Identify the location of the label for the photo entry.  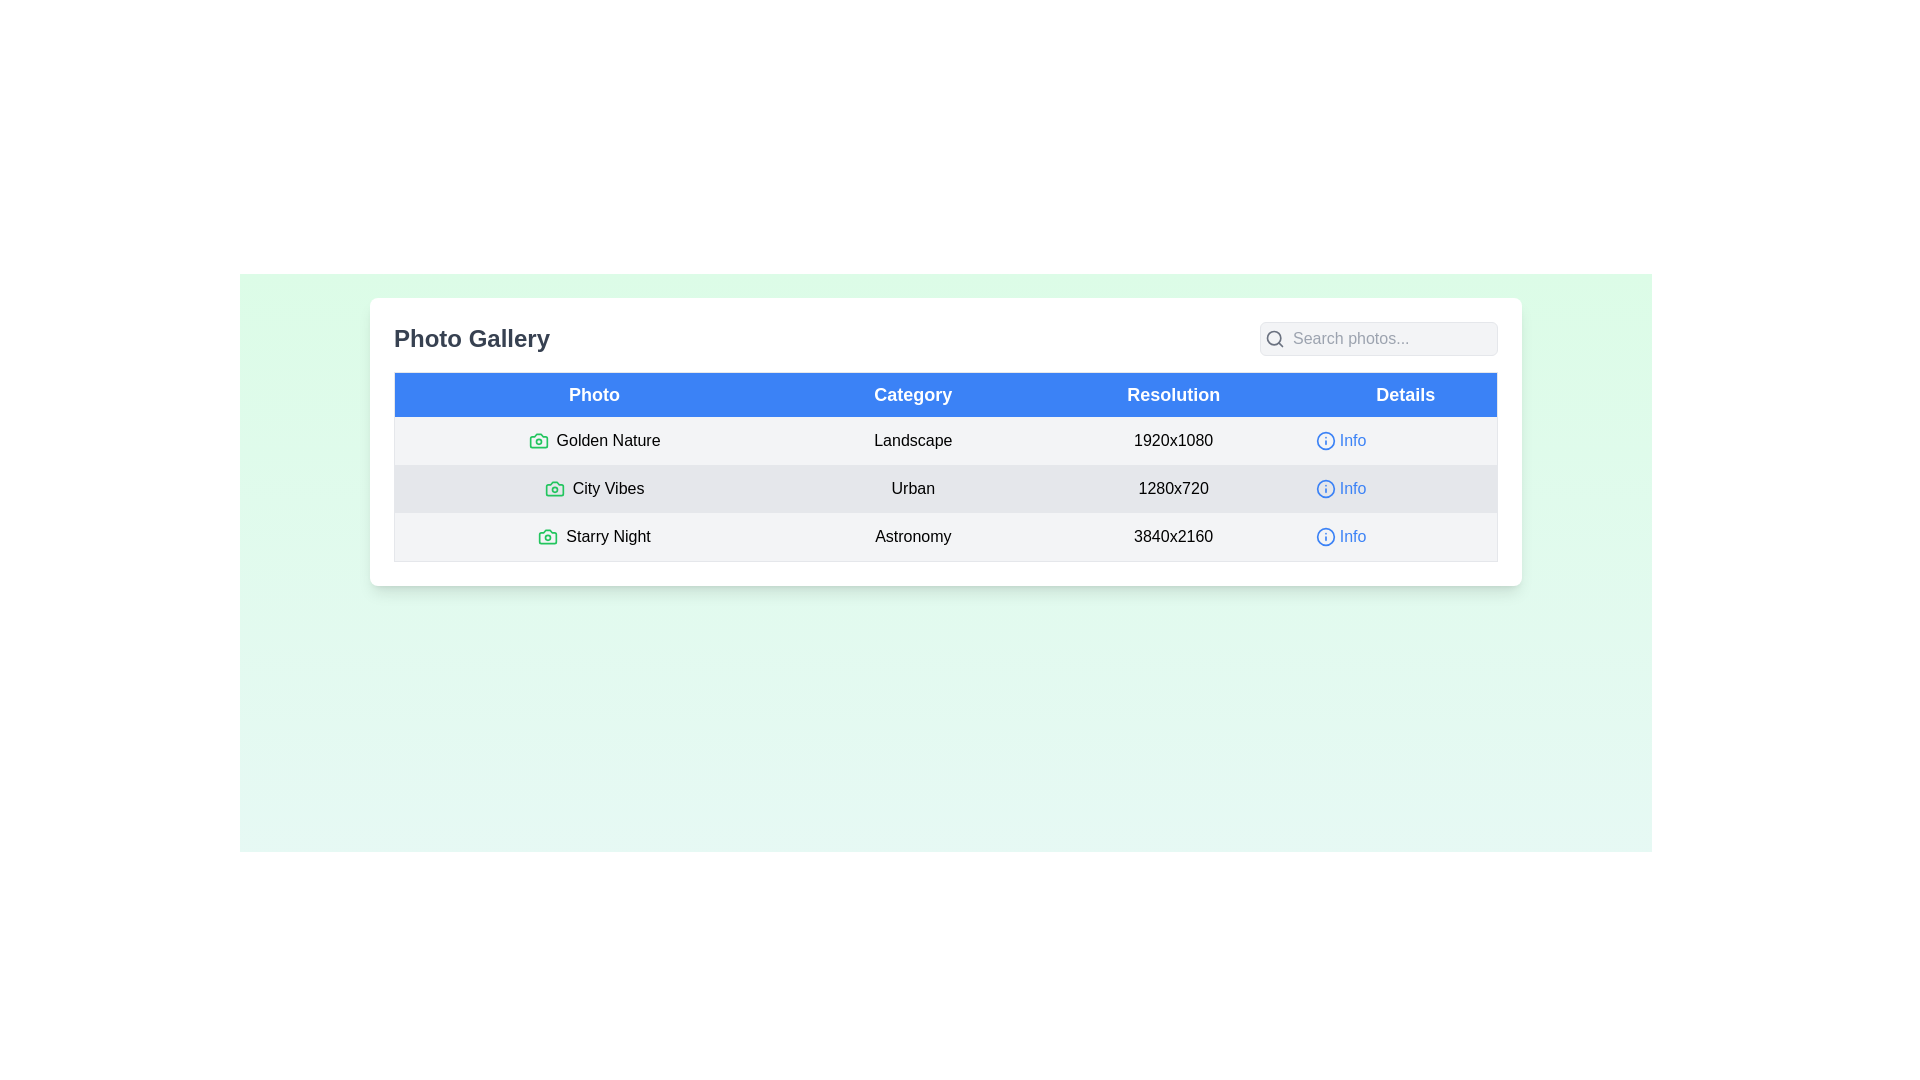
(593, 489).